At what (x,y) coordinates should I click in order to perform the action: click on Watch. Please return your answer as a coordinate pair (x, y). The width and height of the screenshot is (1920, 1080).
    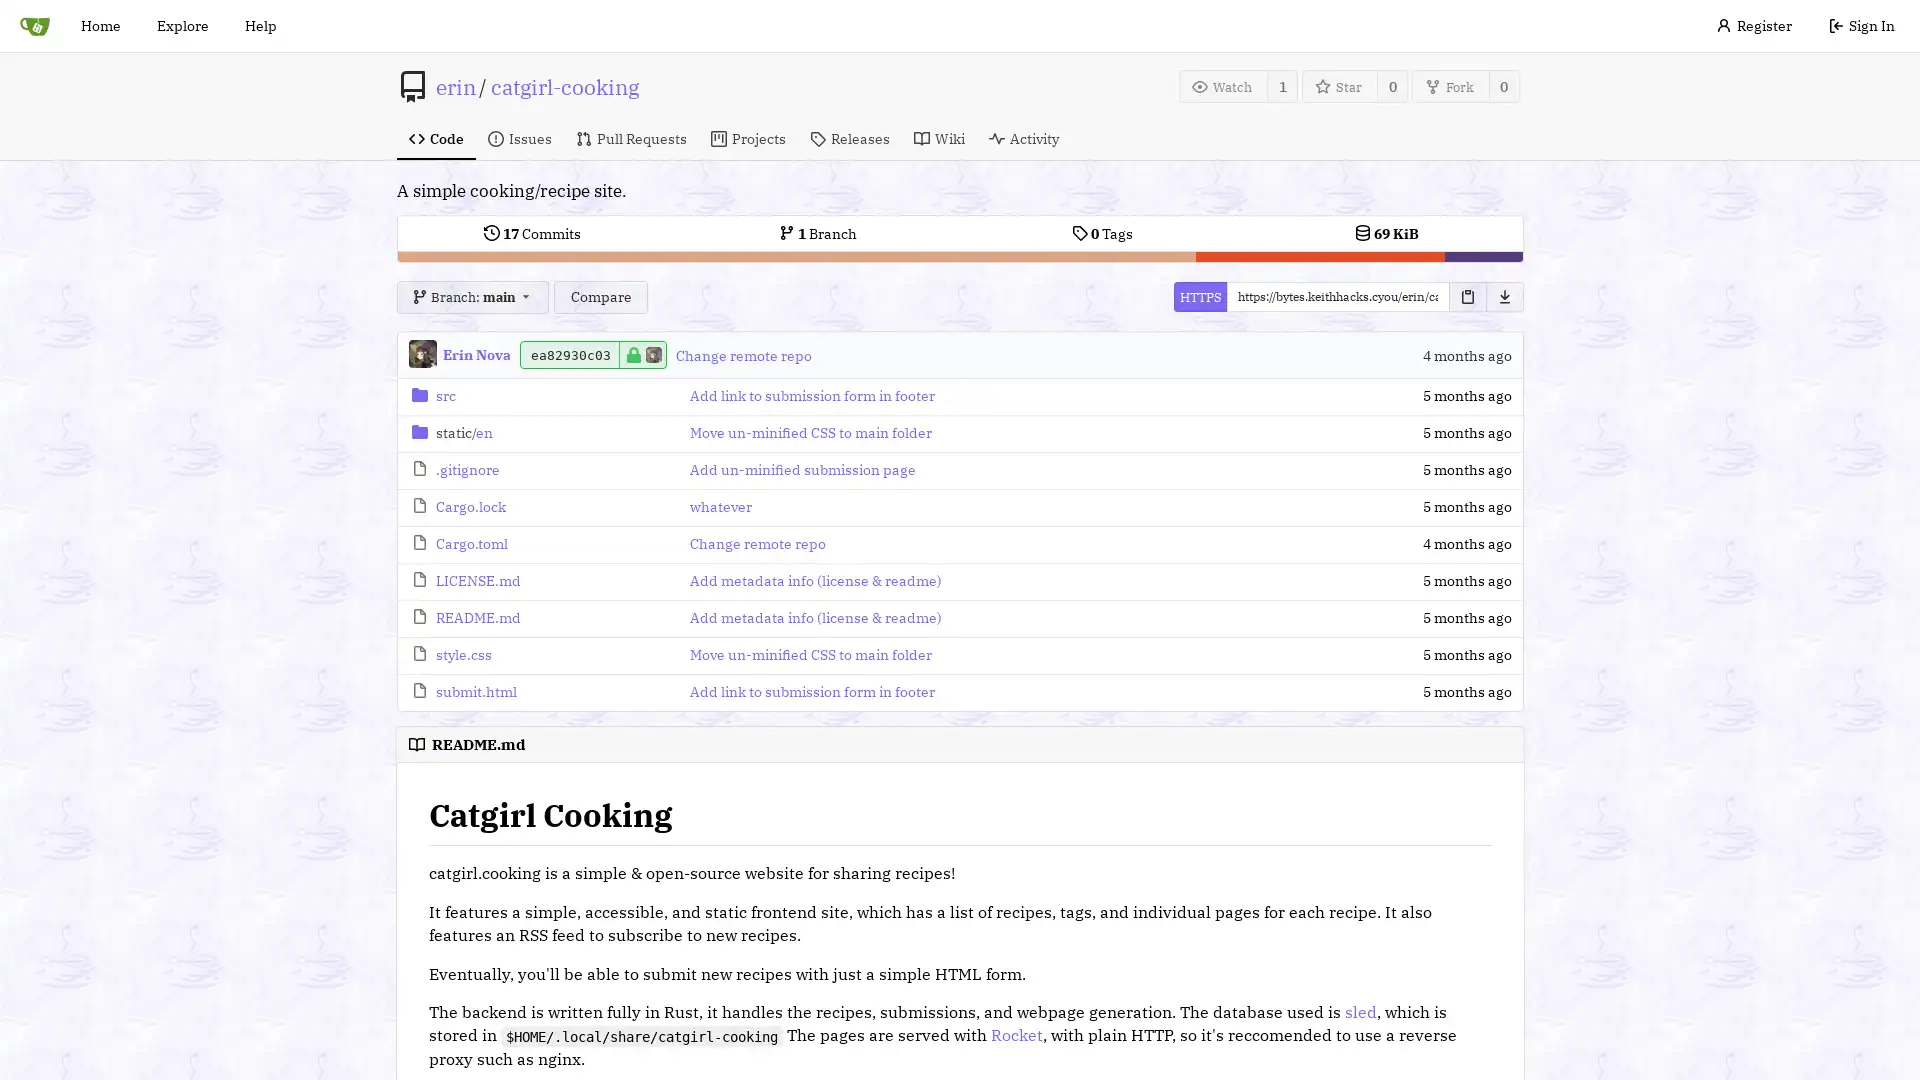
    Looking at the image, I should click on (1222, 85).